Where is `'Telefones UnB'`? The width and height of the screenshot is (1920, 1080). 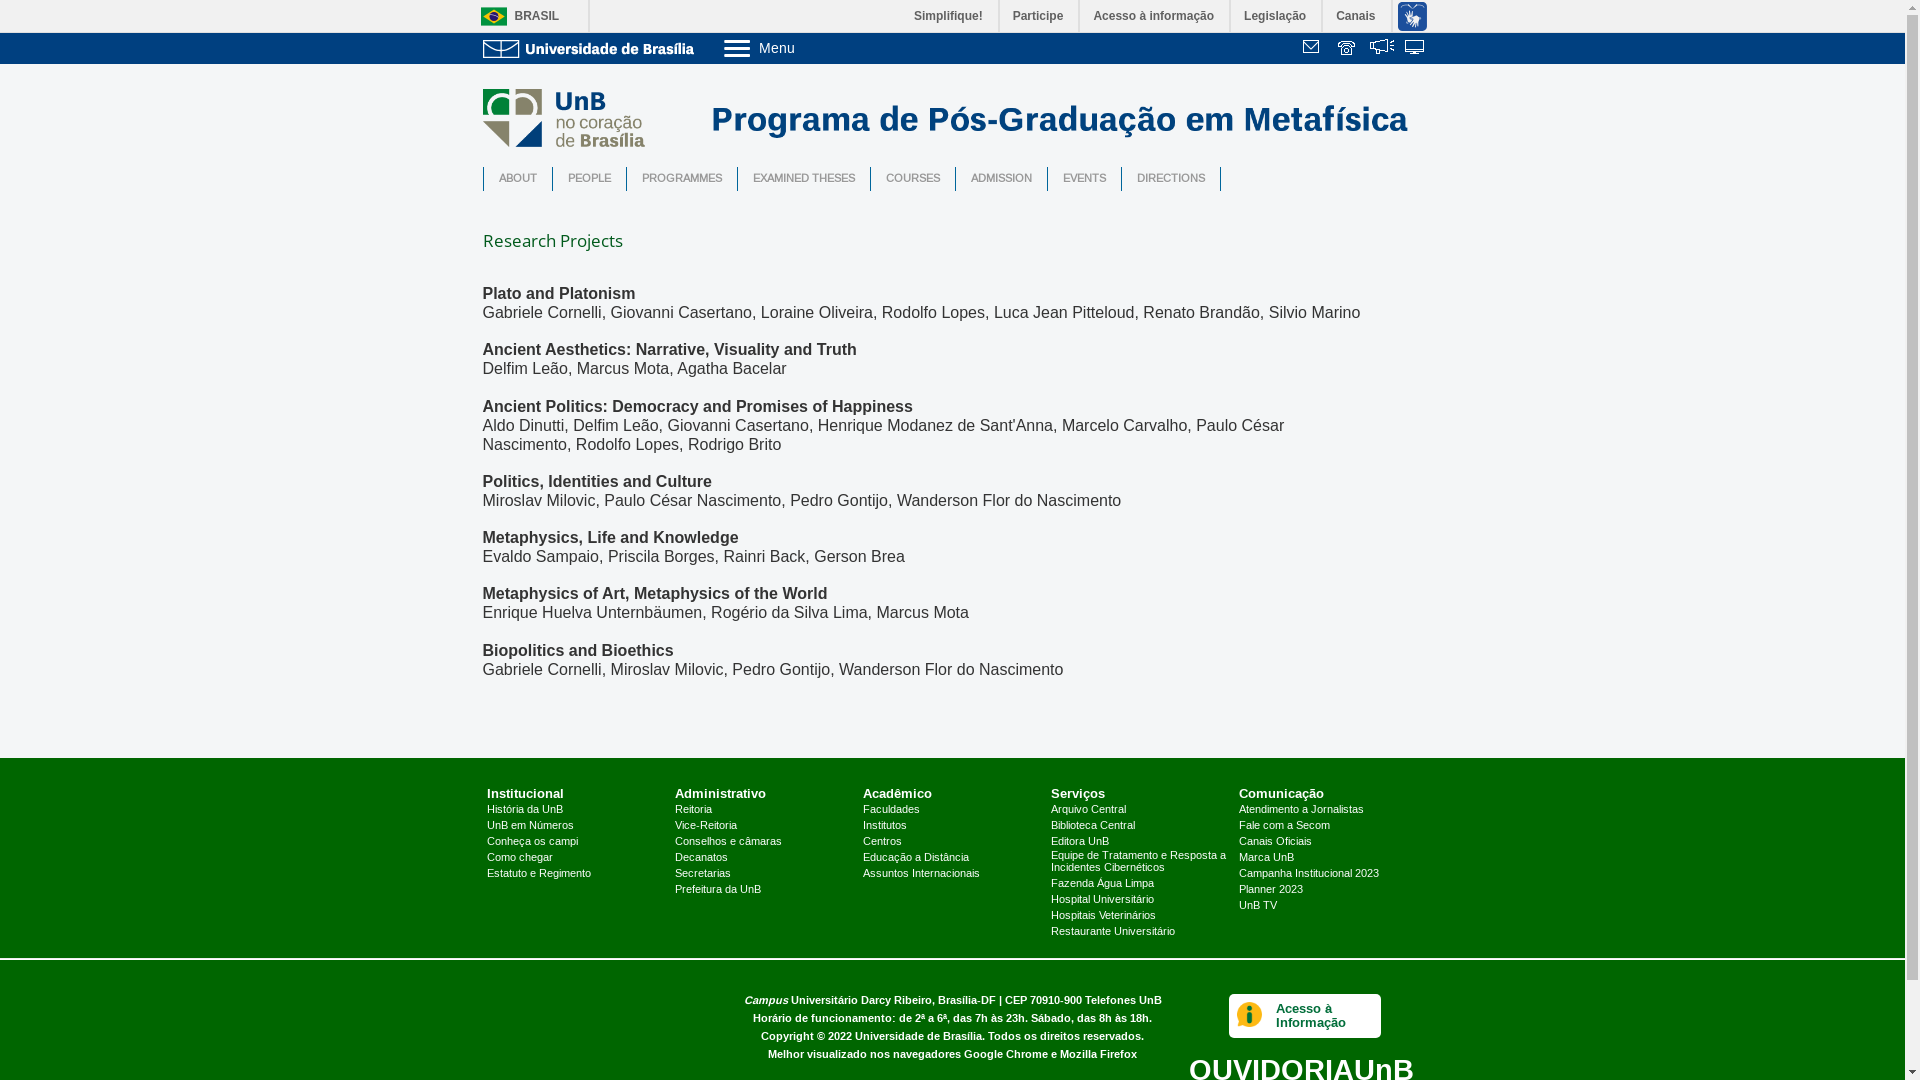 'Telefones UnB' is located at coordinates (1122, 1000).